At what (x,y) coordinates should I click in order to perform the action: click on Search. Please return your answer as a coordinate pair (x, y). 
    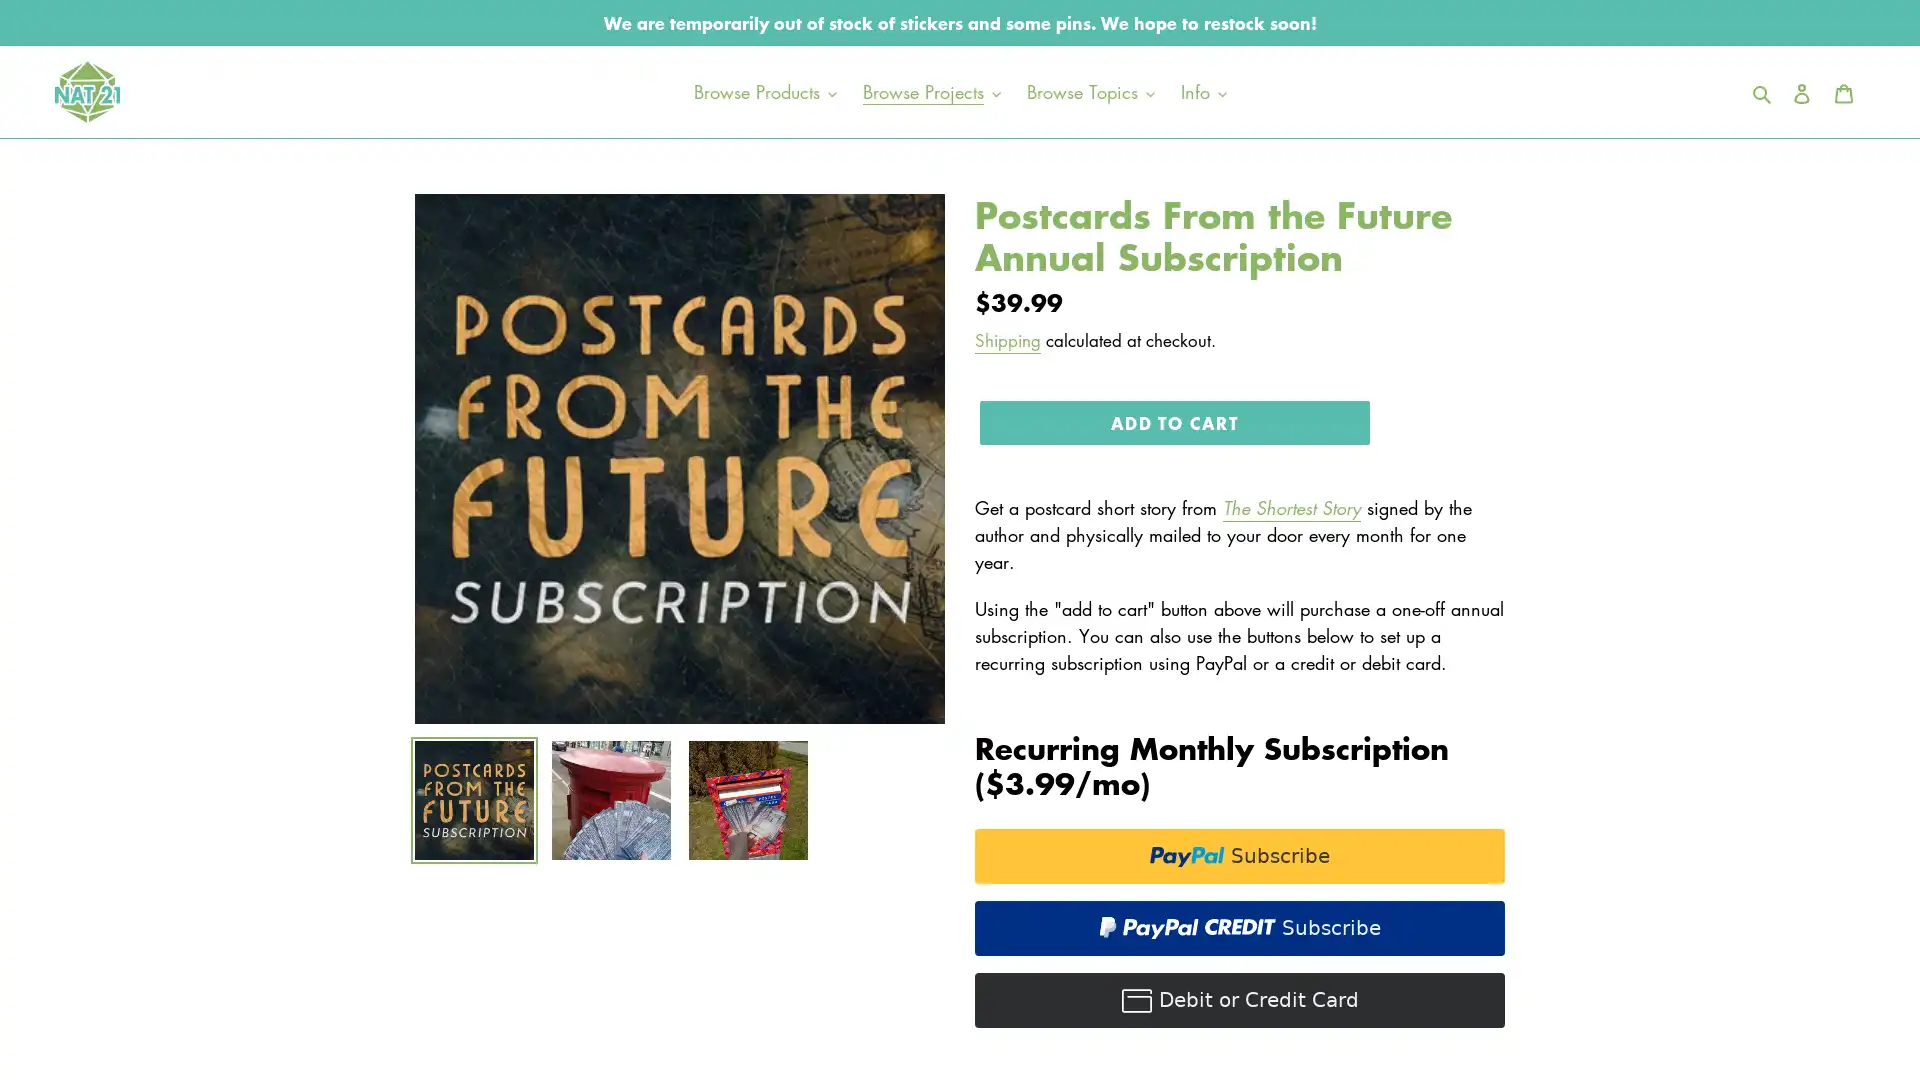
    Looking at the image, I should click on (1763, 91).